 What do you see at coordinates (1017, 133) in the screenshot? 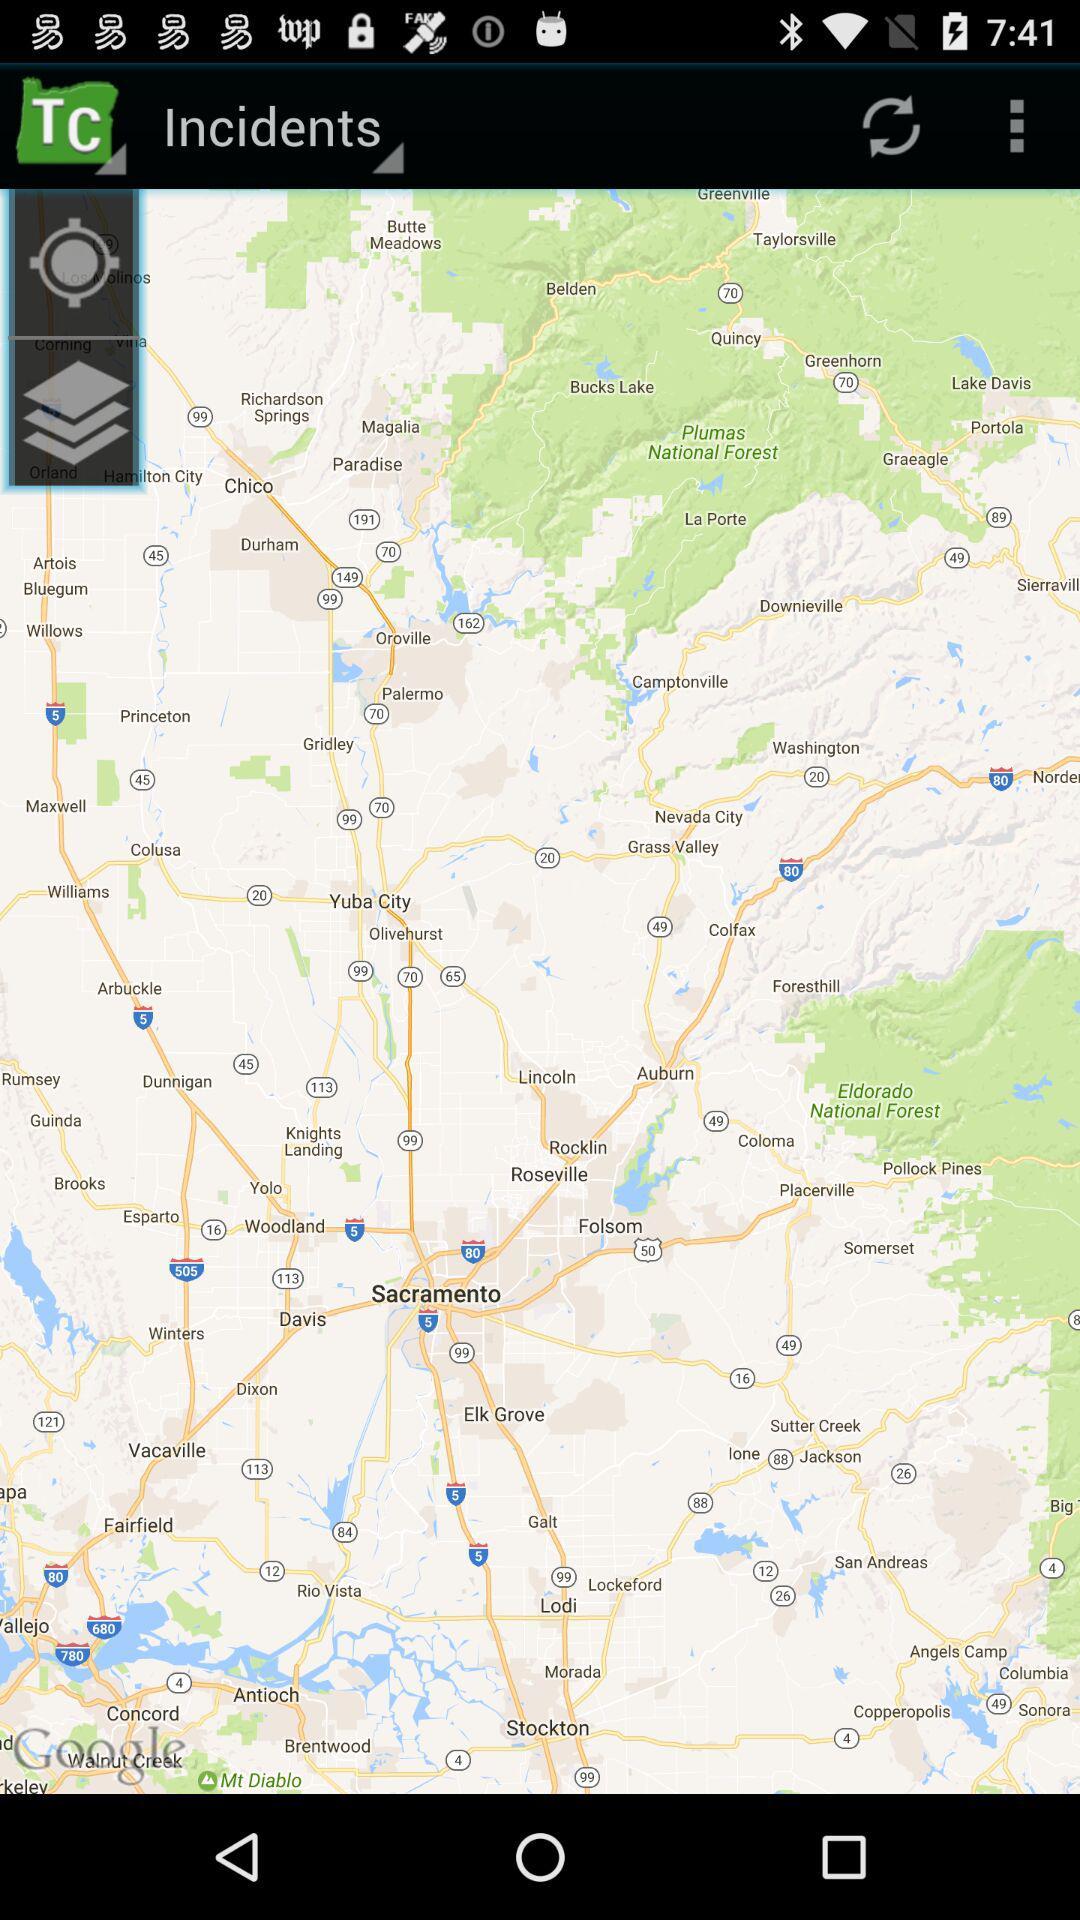
I see `the more icon` at bounding box center [1017, 133].